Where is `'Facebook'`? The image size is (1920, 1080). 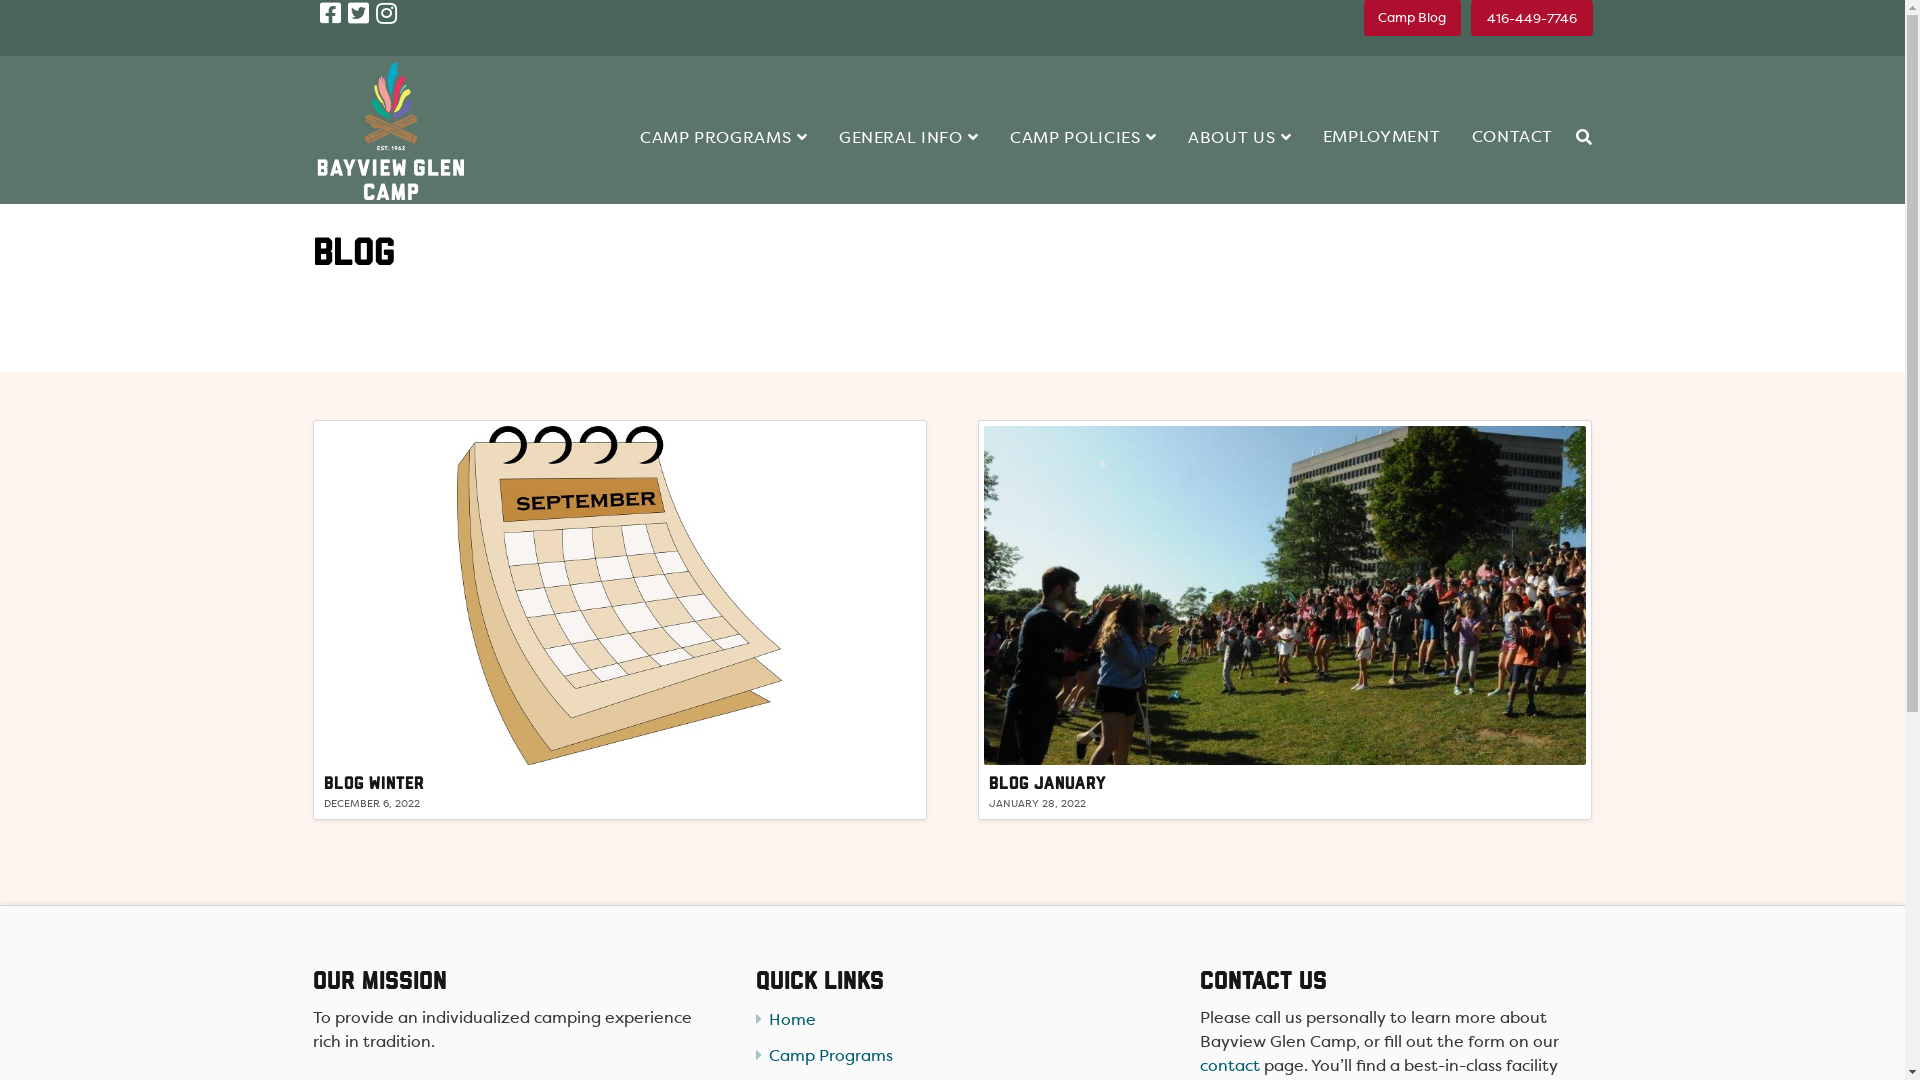
'Facebook' is located at coordinates (320, 12).